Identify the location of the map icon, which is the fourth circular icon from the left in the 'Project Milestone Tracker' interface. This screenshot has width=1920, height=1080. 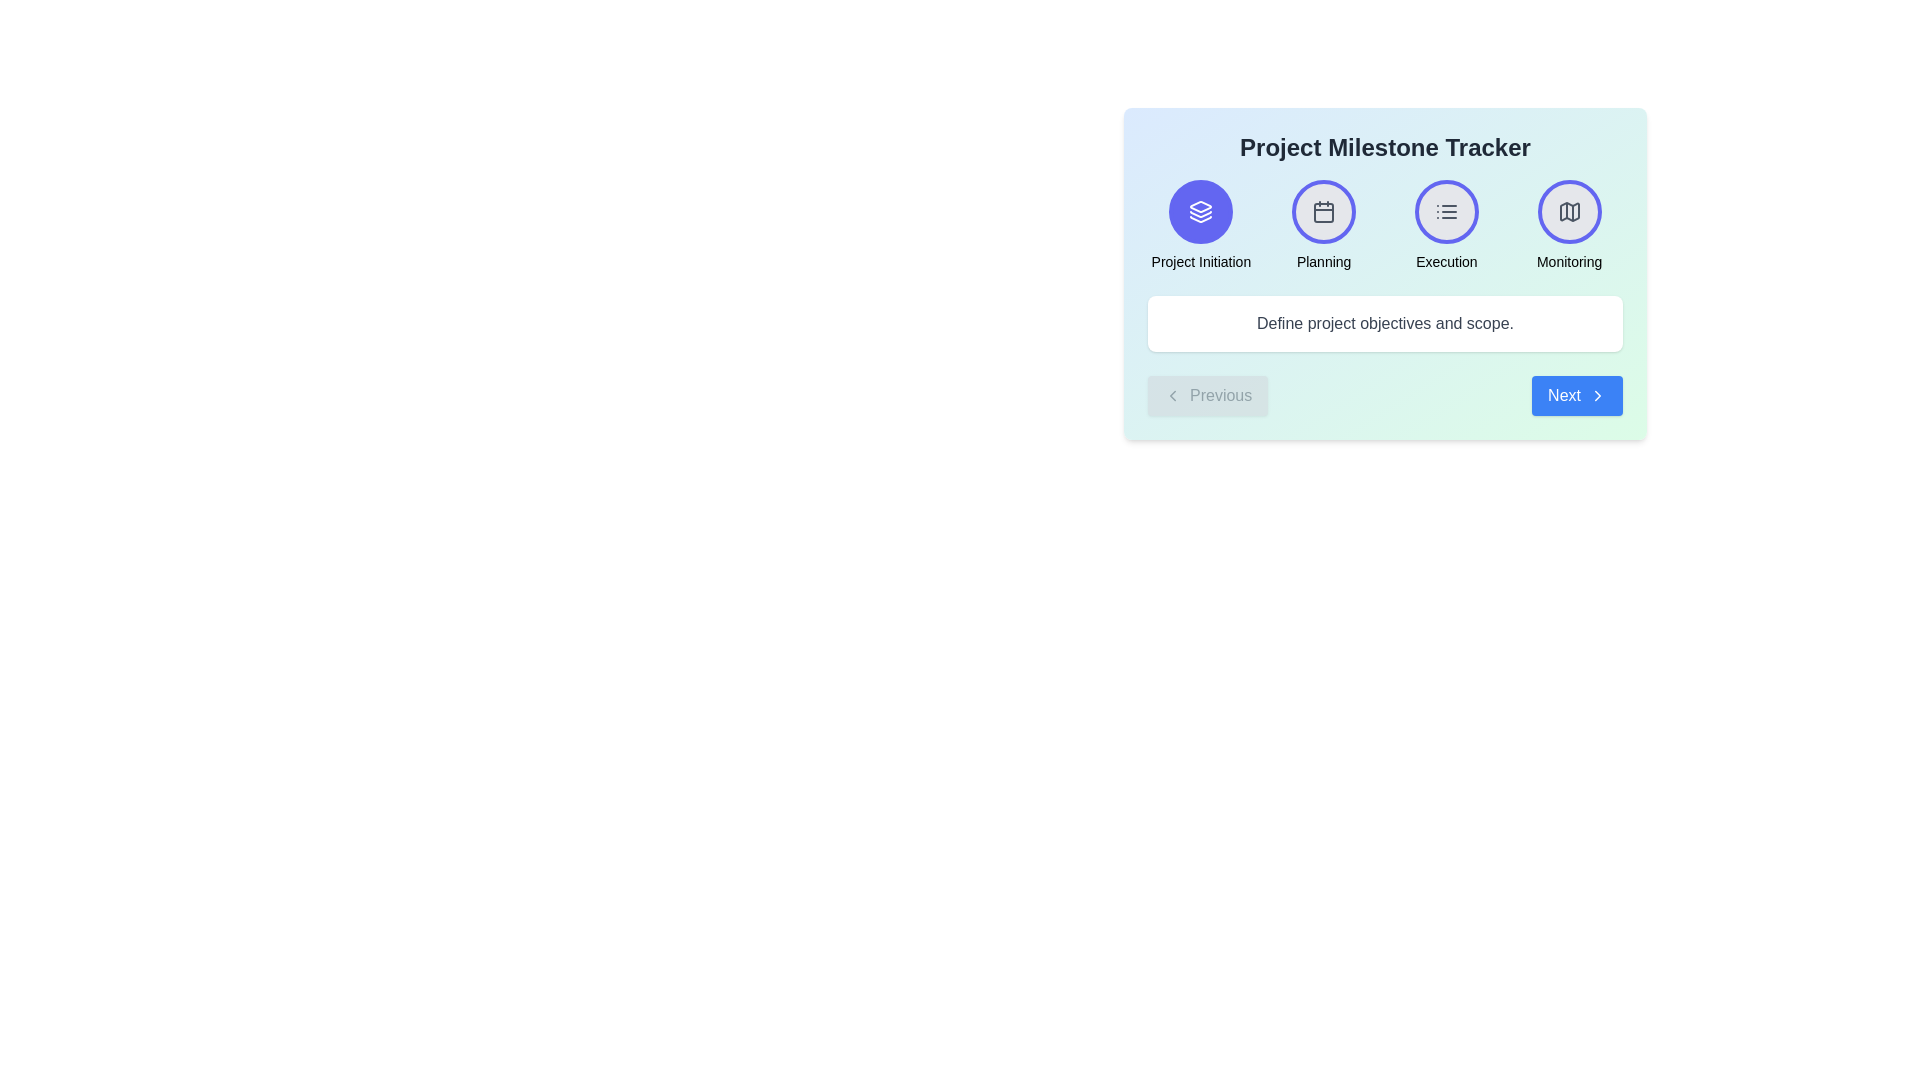
(1568, 212).